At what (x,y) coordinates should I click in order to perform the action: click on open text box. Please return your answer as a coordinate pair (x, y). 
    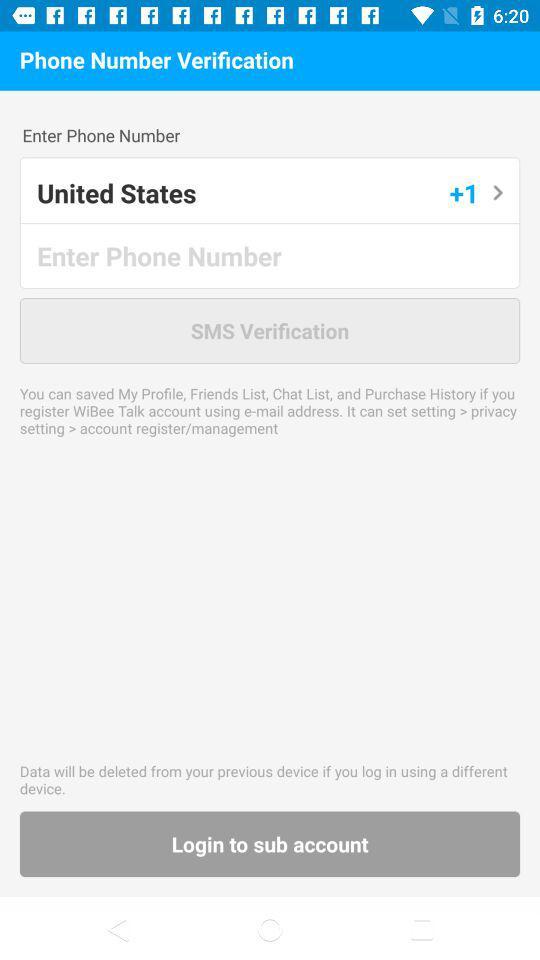
    Looking at the image, I should click on (270, 254).